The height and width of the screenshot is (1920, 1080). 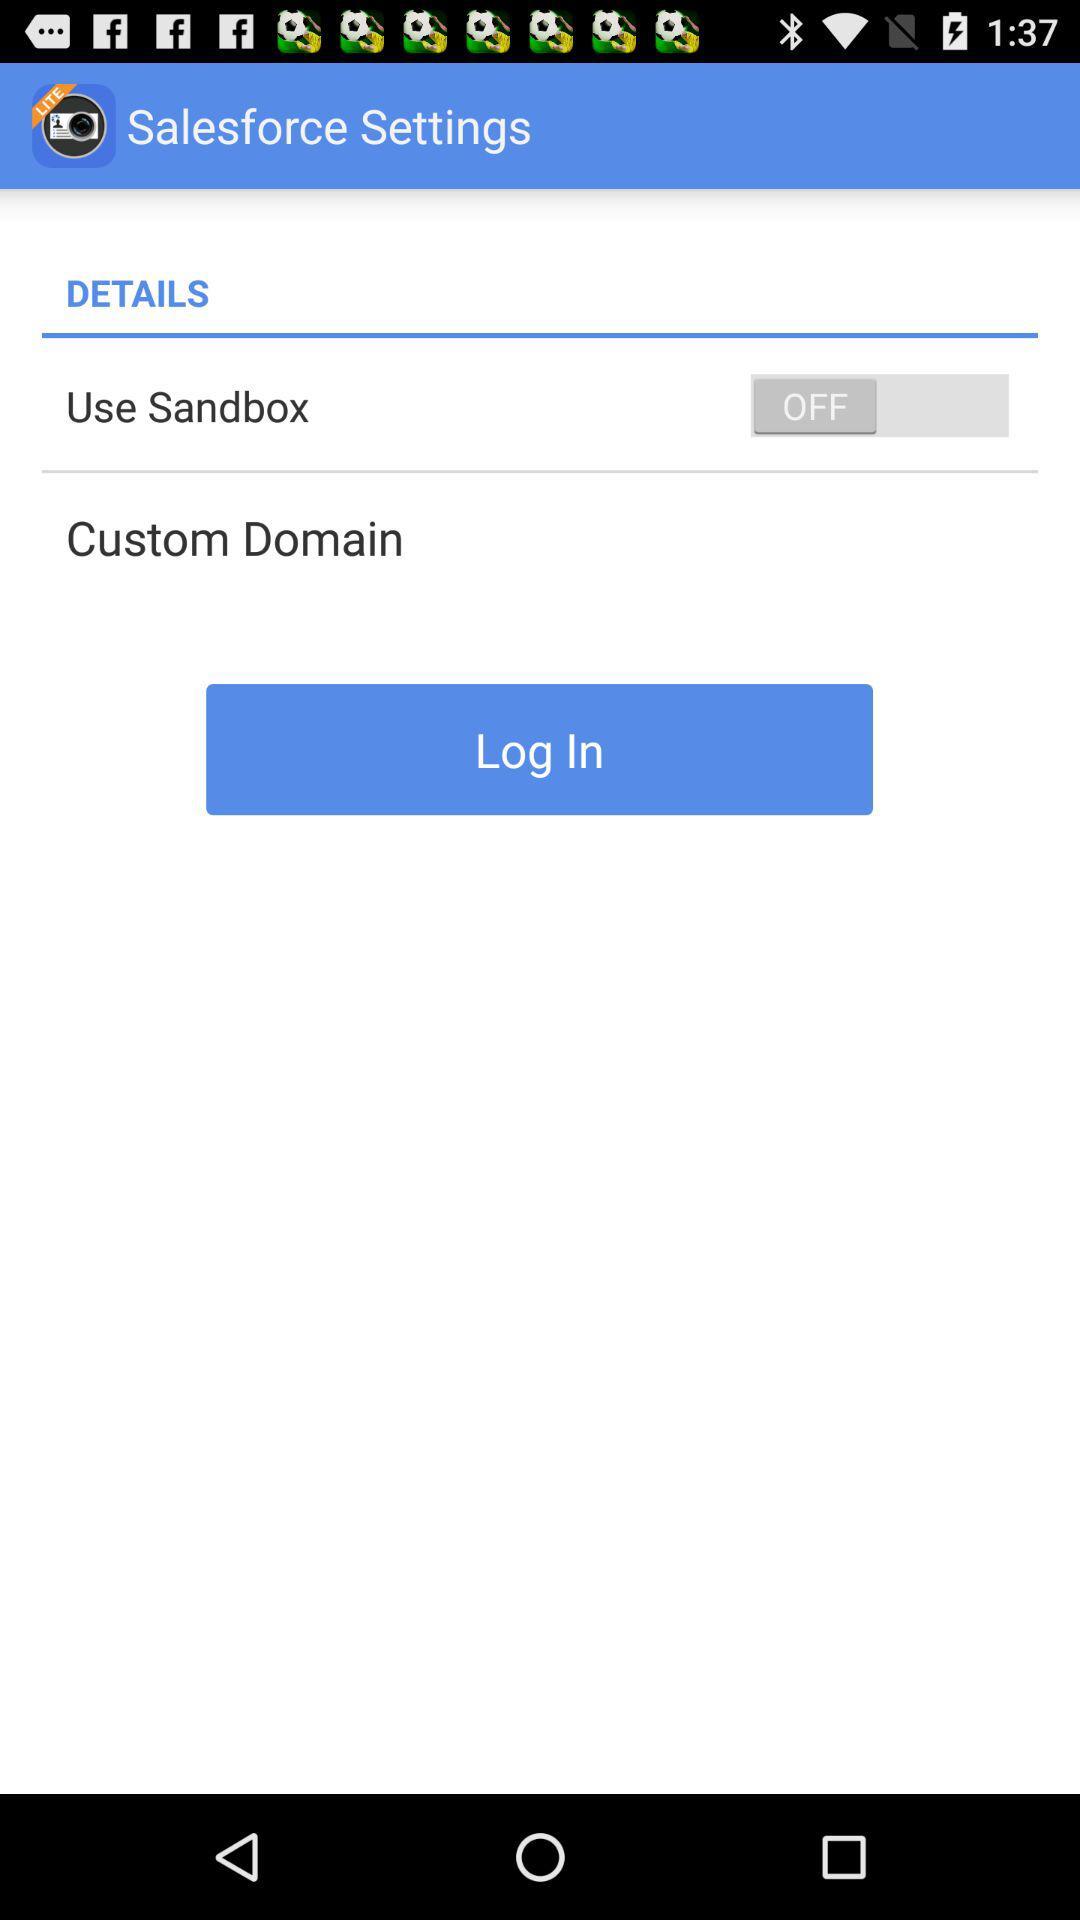 What do you see at coordinates (551, 404) in the screenshot?
I see `use sandbox` at bounding box center [551, 404].